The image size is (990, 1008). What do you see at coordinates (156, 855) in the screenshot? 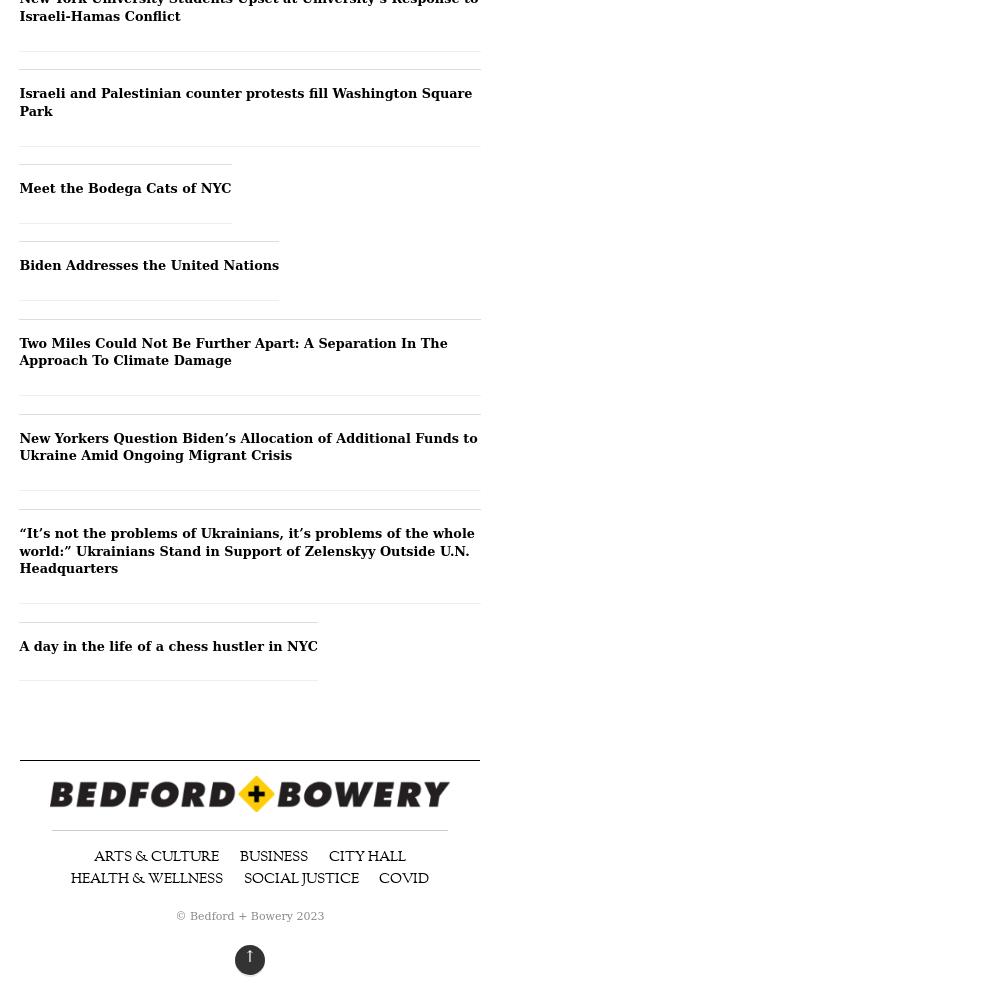
I see `'Arts & Culture'` at bounding box center [156, 855].